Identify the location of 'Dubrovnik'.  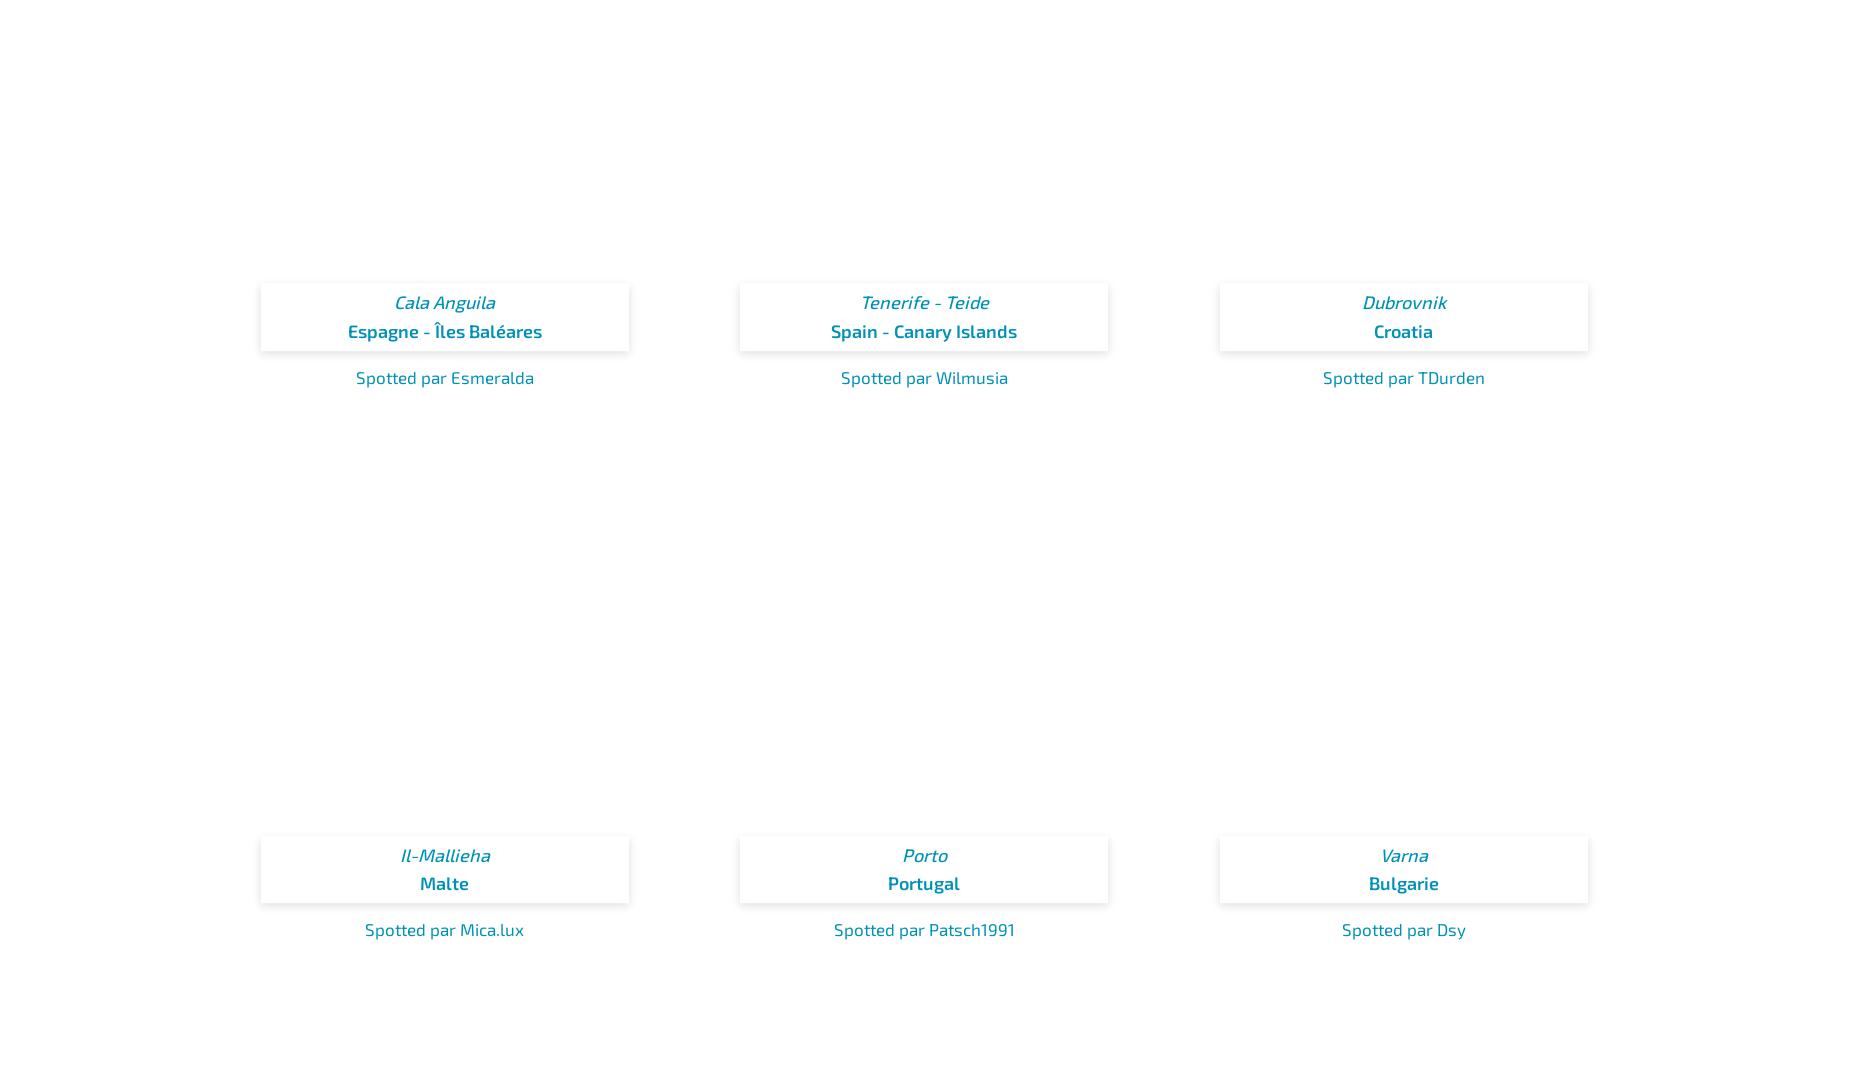
(1403, 302).